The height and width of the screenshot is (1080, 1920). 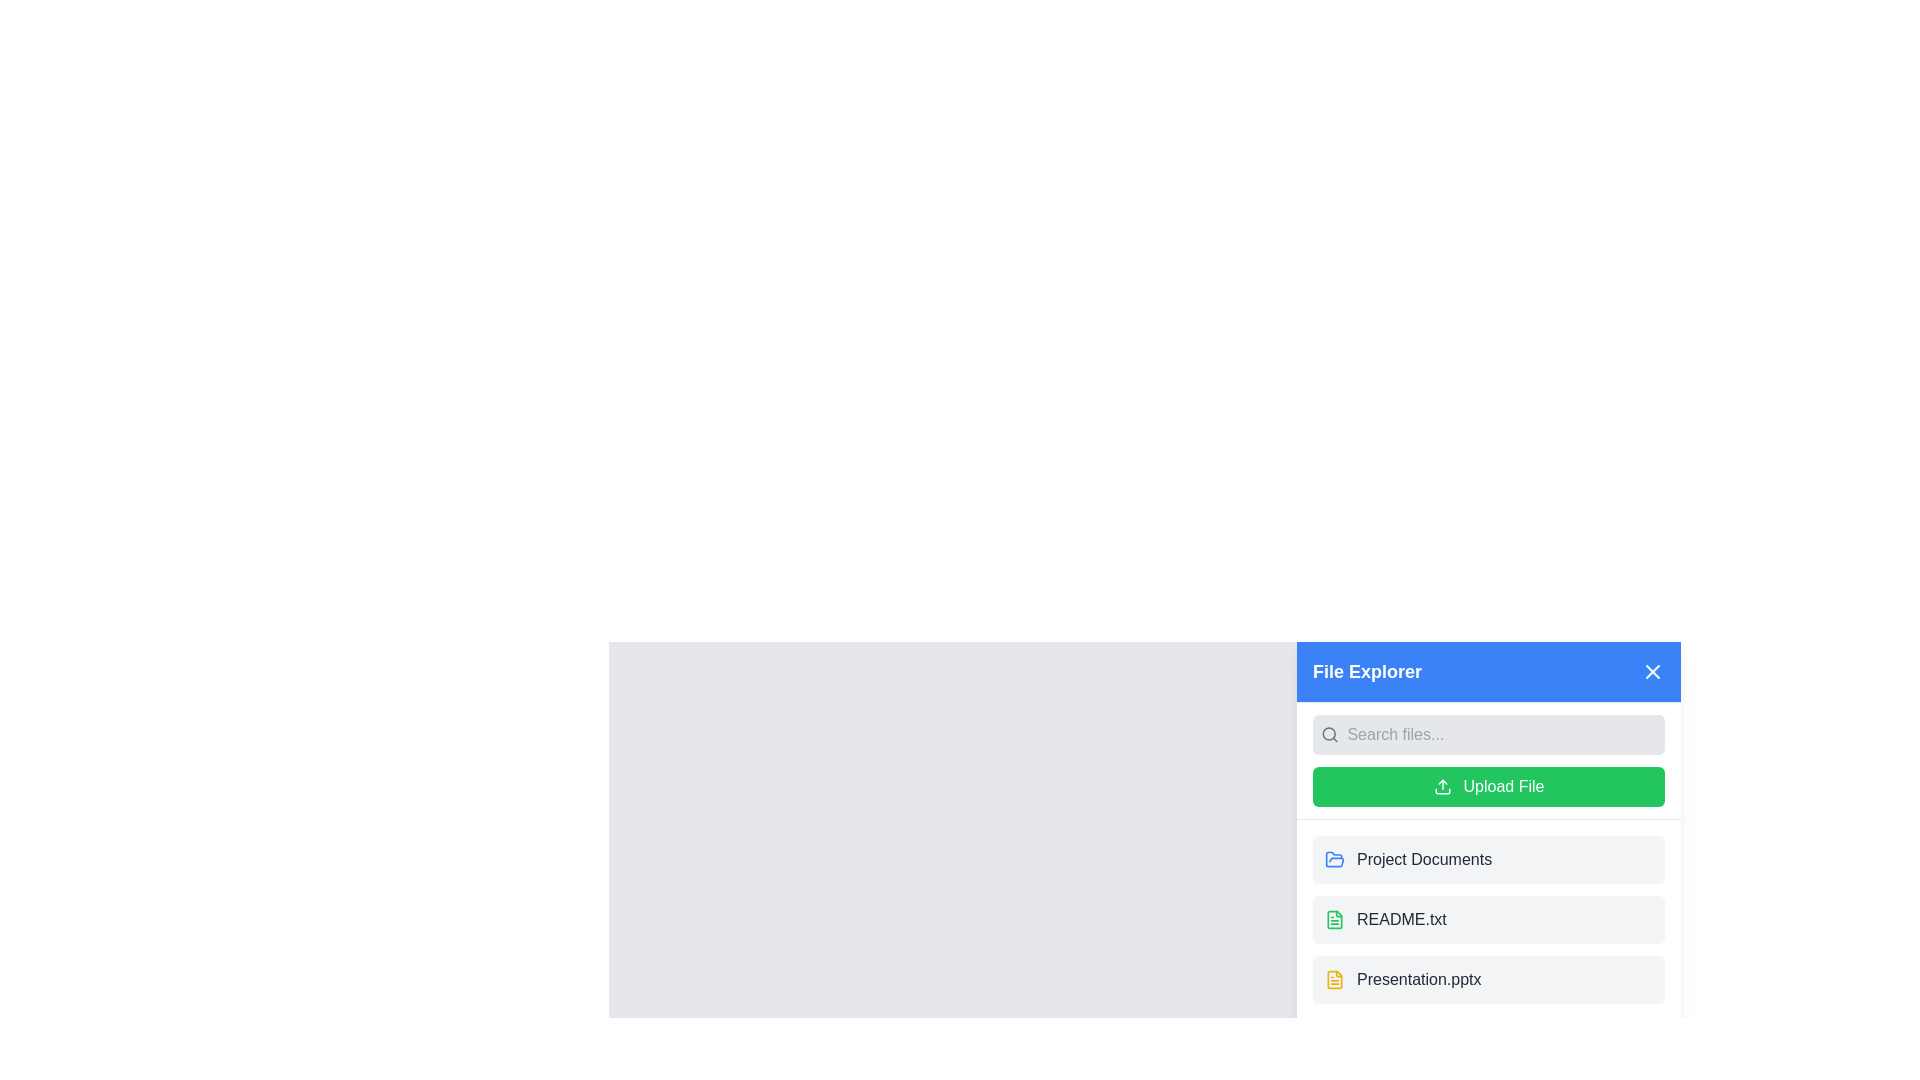 What do you see at coordinates (1442, 785) in the screenshot?
I see `the upward arrow SVG icon indicating an upload action, located within the green 'Upload File' button` at bounding box center [1442, 785].